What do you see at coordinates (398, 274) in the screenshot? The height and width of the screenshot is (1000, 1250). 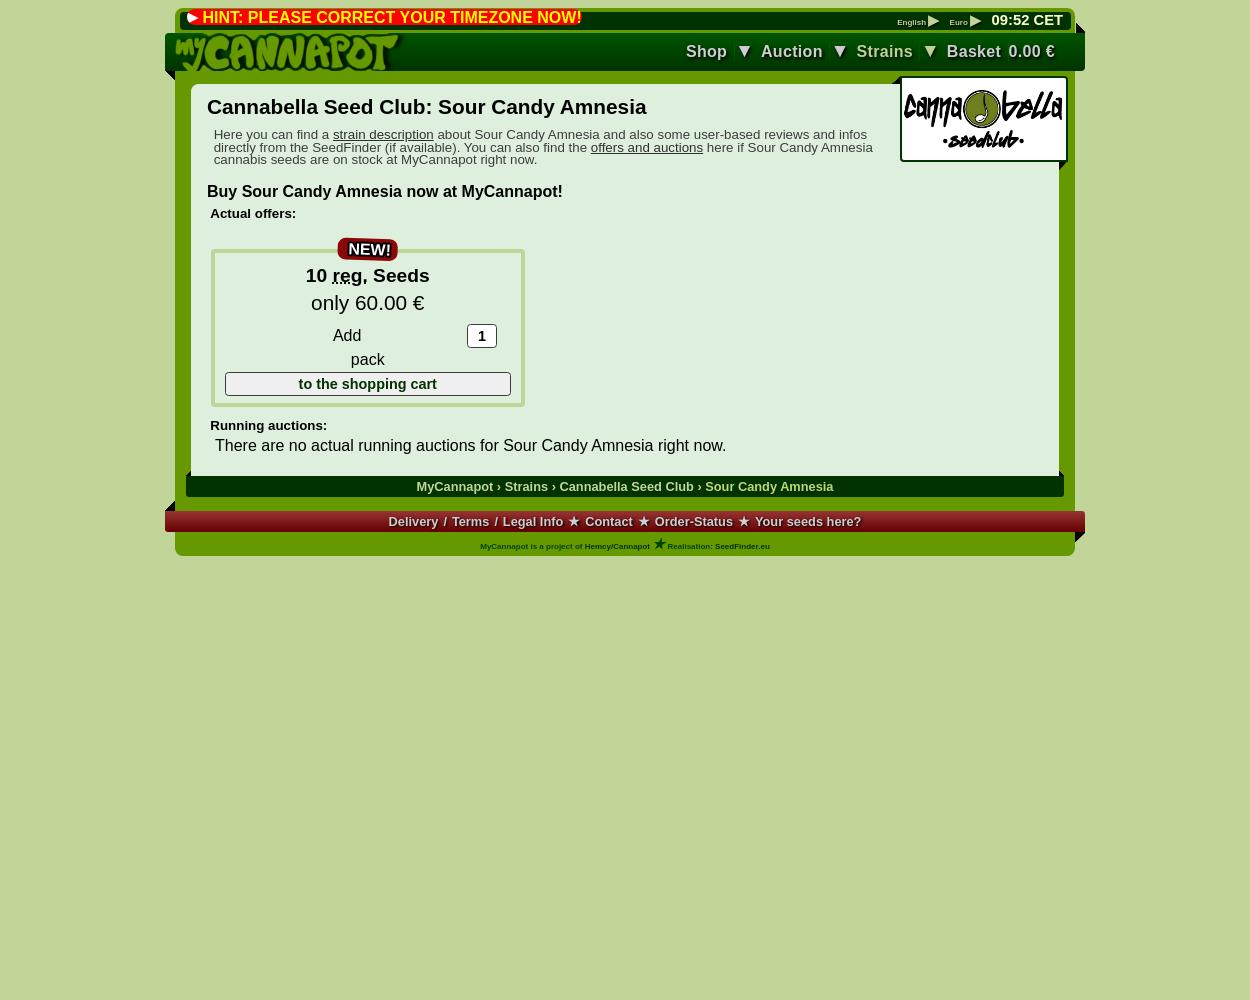 I see `'Seeds'` at bounding box center [398, 274].